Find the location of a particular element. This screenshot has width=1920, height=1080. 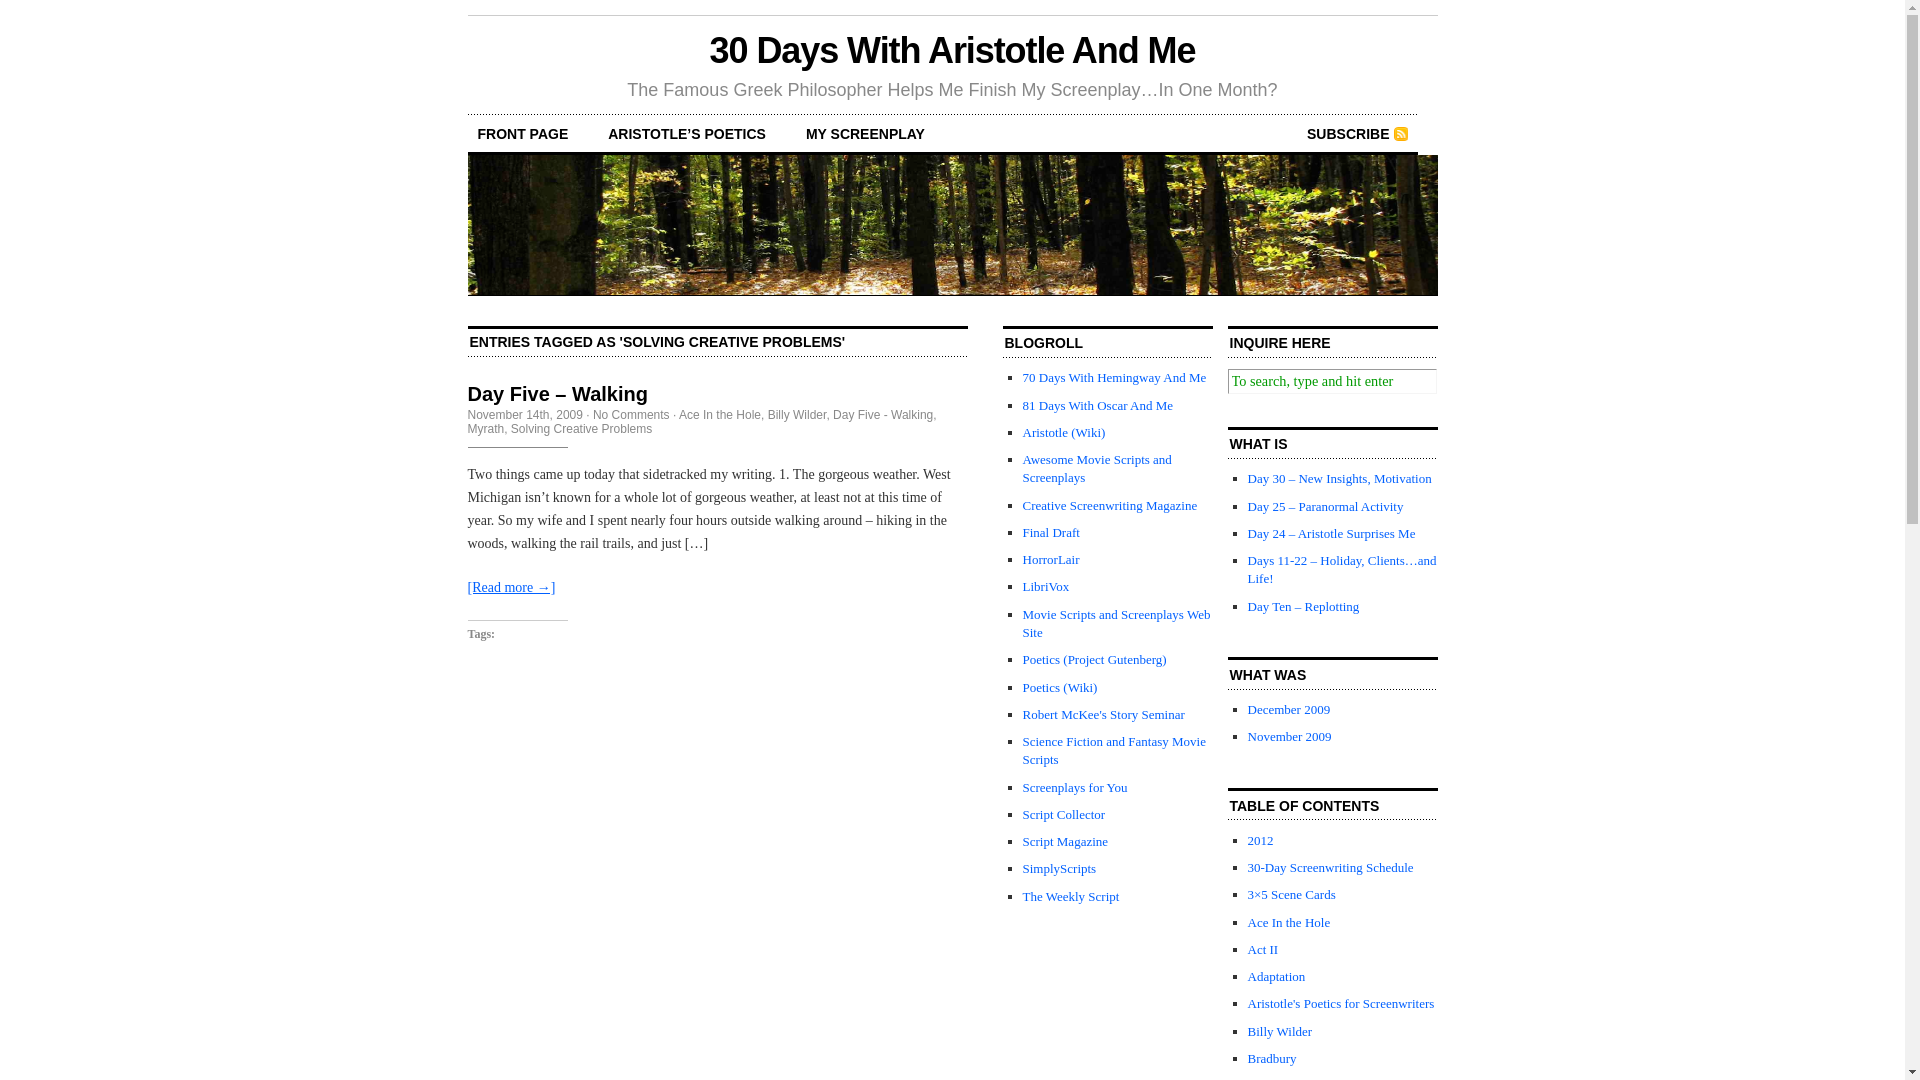

'81 Days With Oscar And Me' is located at coordinates (1096, 405).